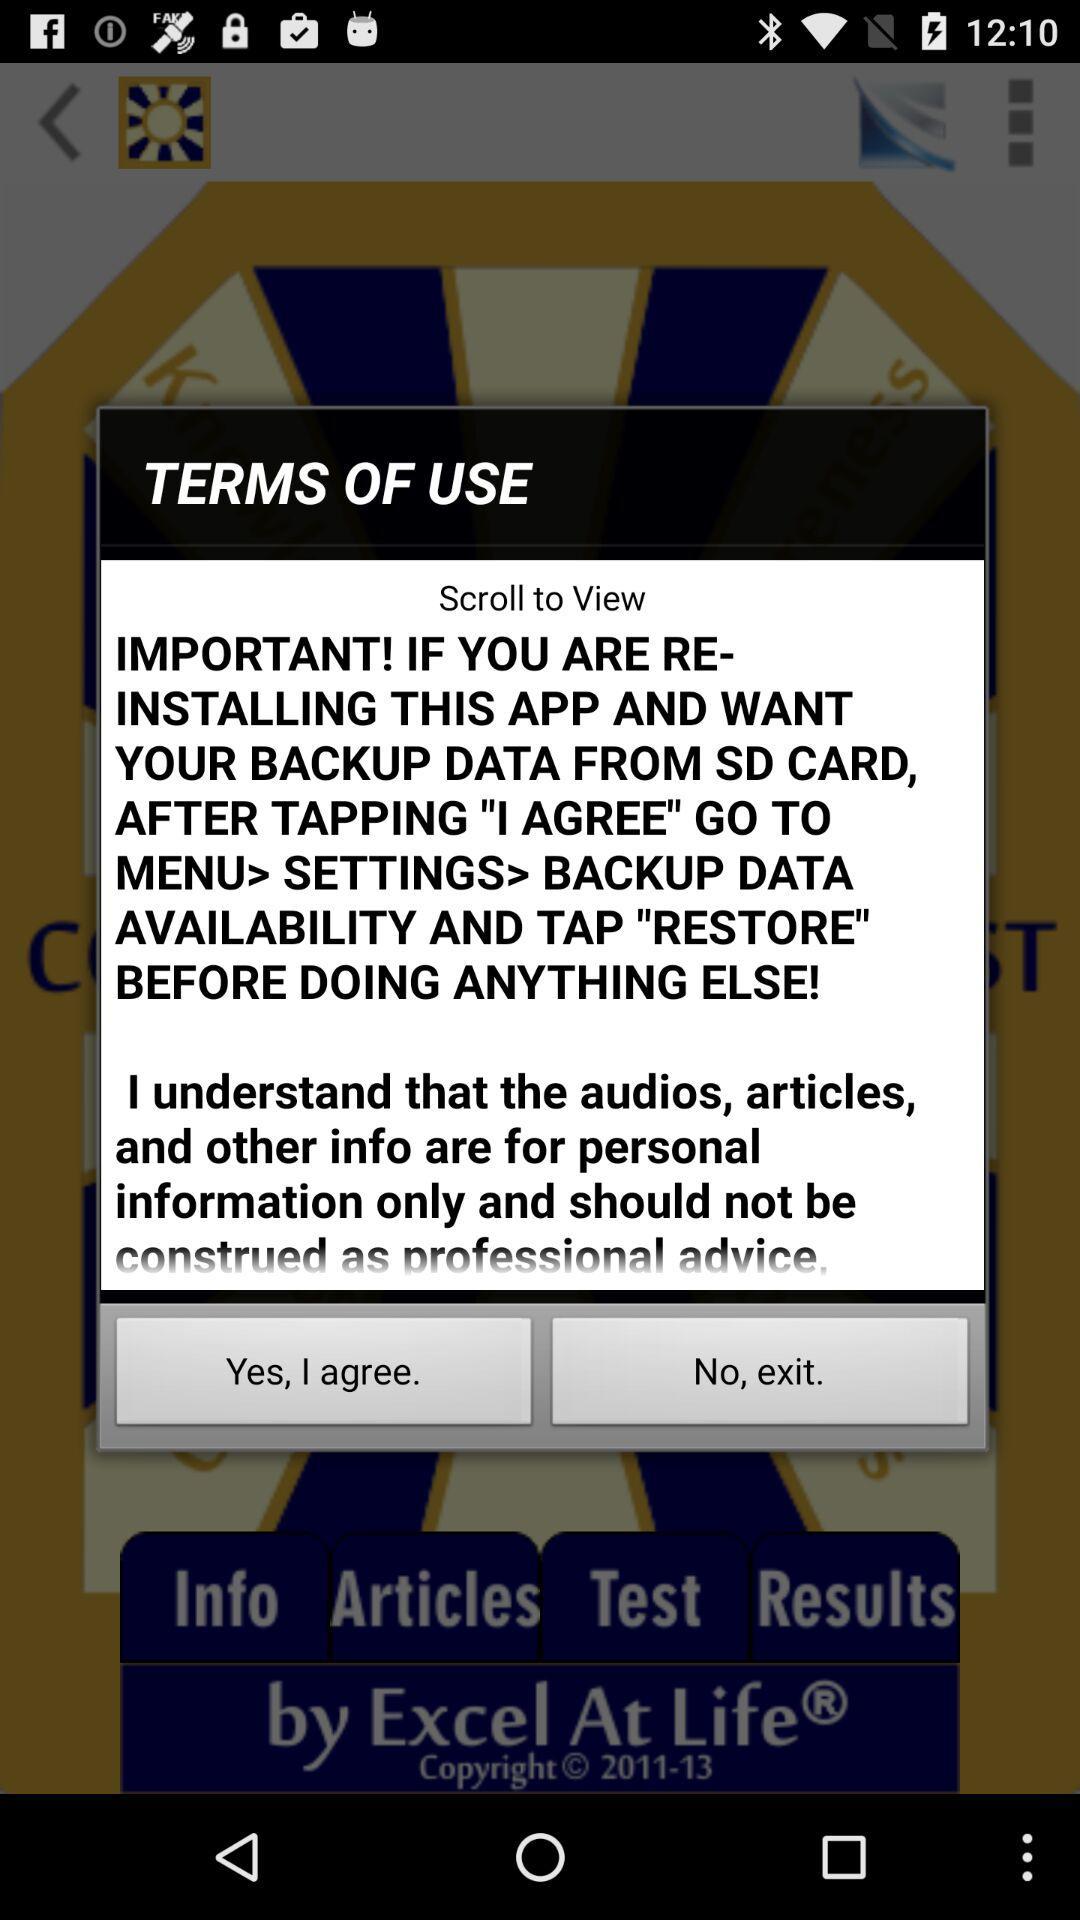  I want to click on the icon below the important if you icon, so click(760, 1376).